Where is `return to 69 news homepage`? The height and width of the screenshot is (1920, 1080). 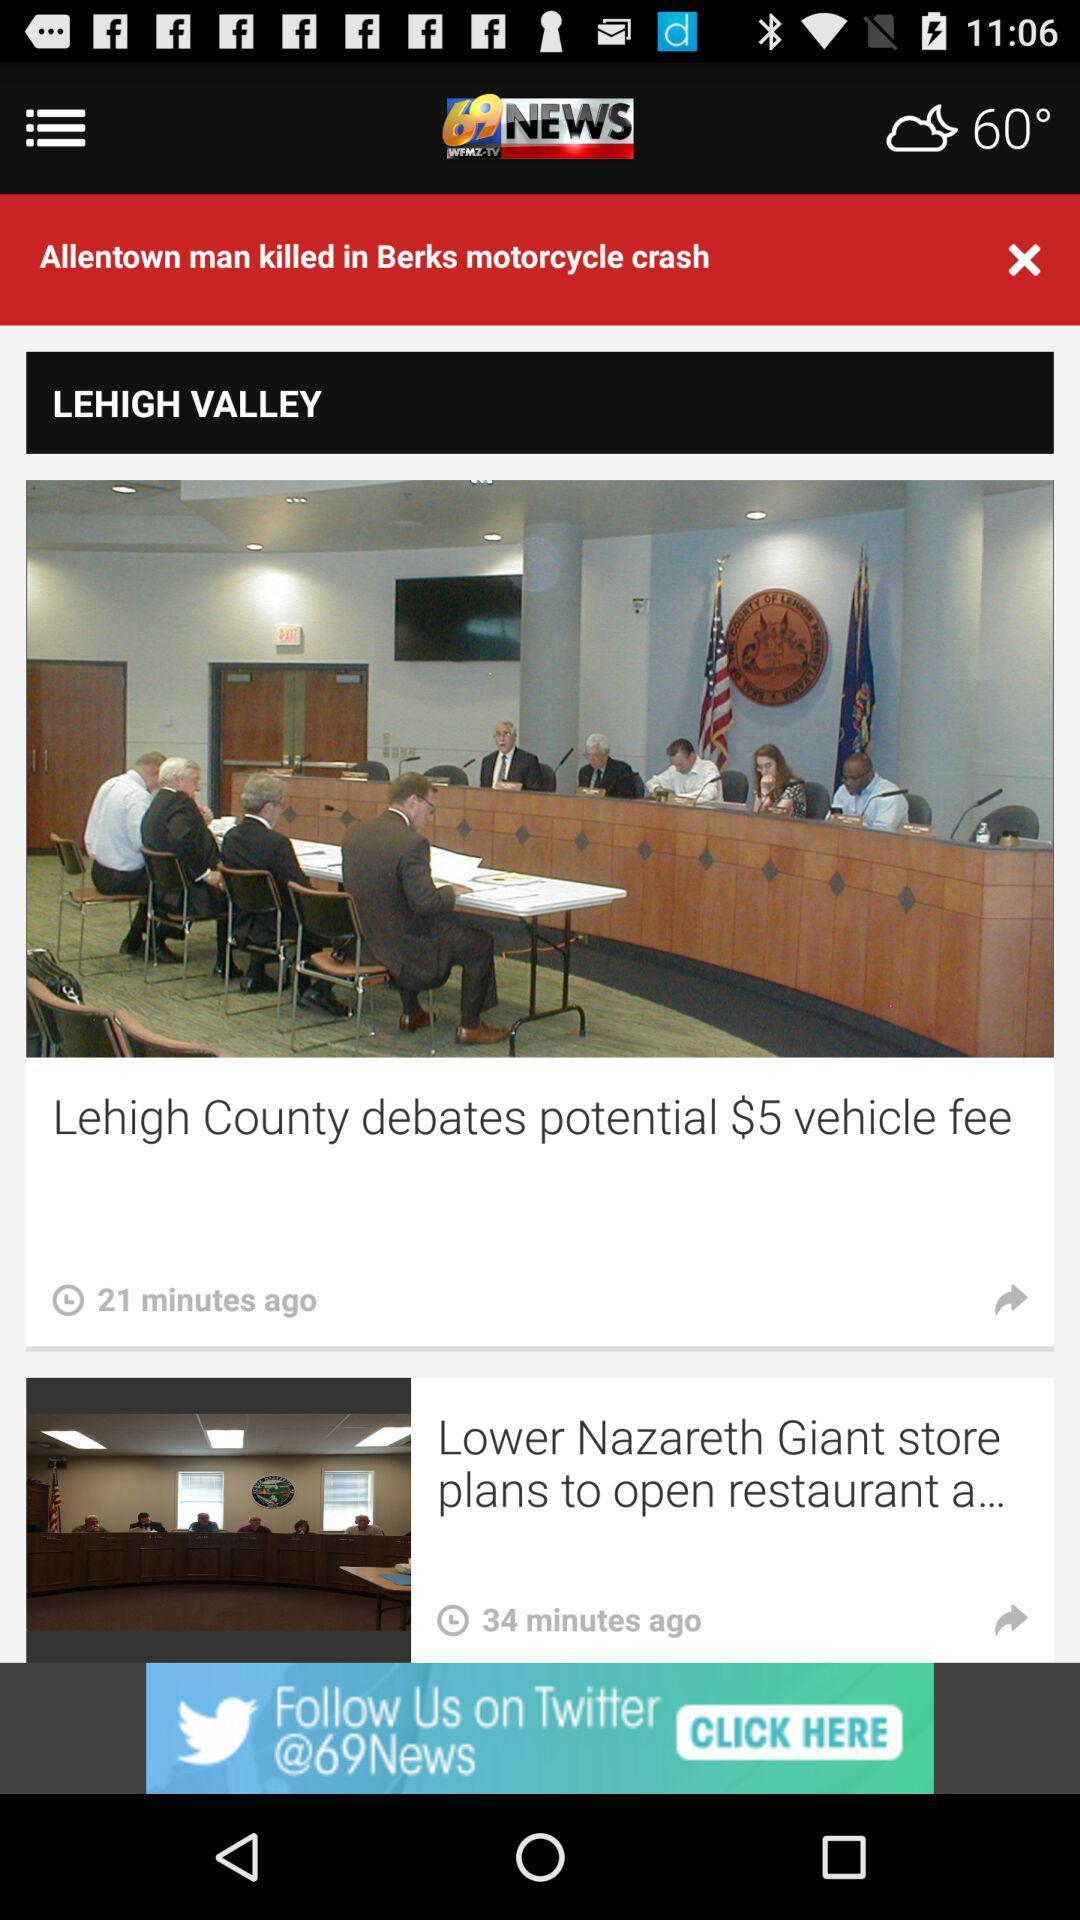
return to 69 news homepage is located at coordinates (540, 127).